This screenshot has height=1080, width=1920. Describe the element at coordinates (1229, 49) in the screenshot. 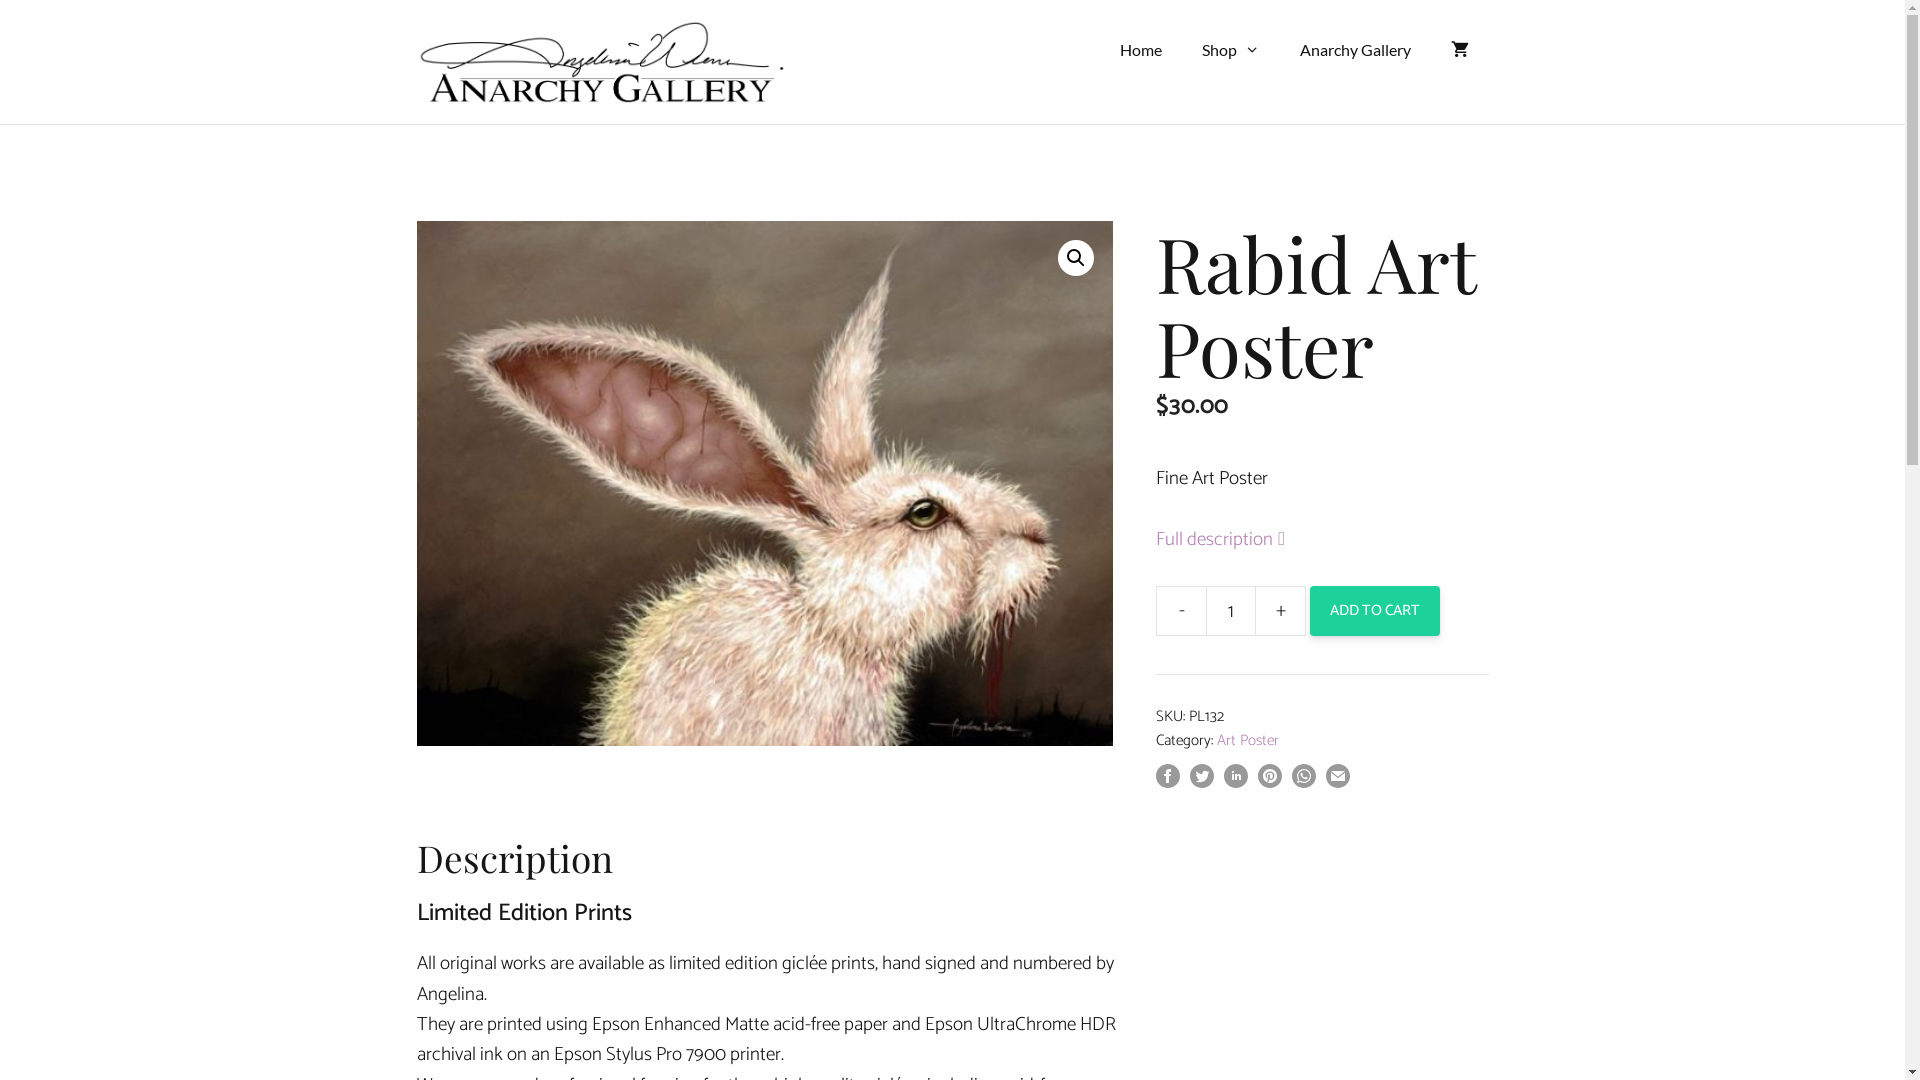

I see `'Shop'` at that location.